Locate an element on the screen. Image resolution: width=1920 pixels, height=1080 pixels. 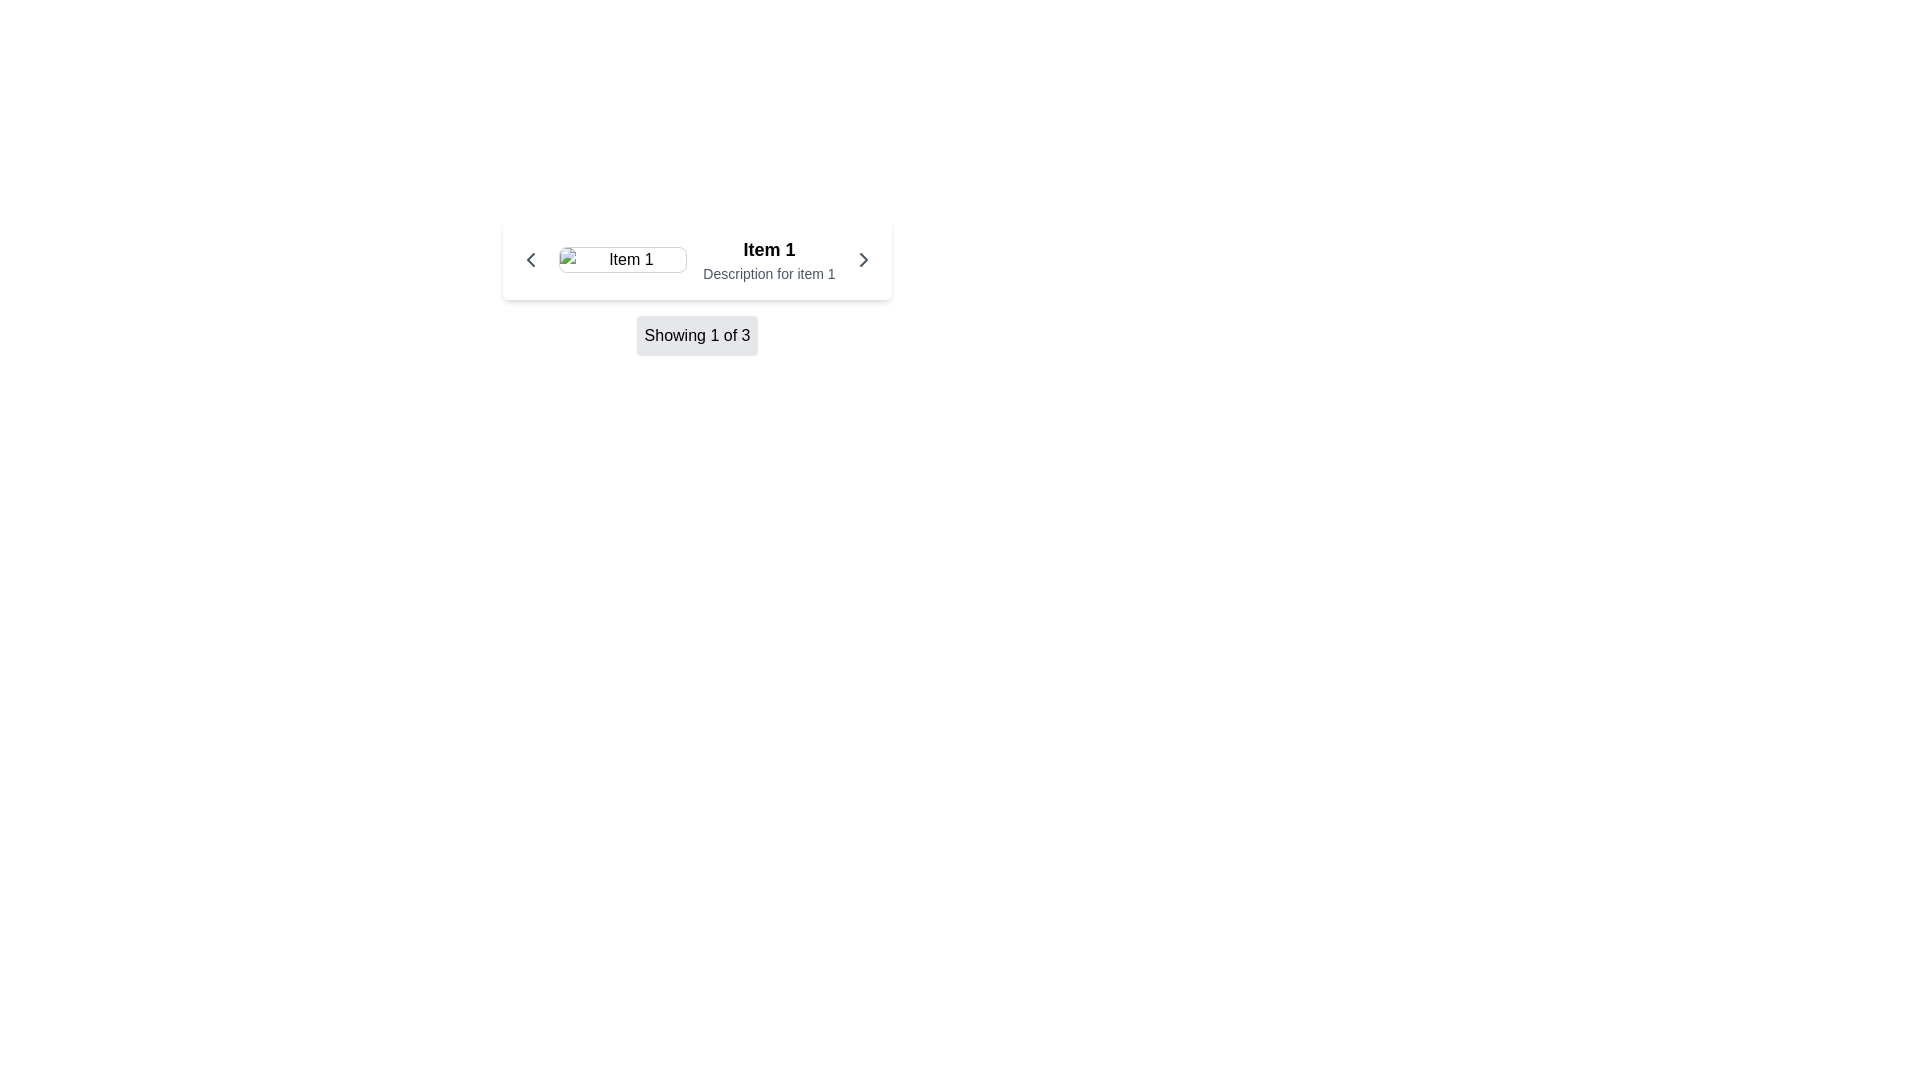
the text label displaying 'Description for item 1', which is styled with a small font size and gray color, located directly beneath the 'Item 1' label is located at coordinates (768, 273).